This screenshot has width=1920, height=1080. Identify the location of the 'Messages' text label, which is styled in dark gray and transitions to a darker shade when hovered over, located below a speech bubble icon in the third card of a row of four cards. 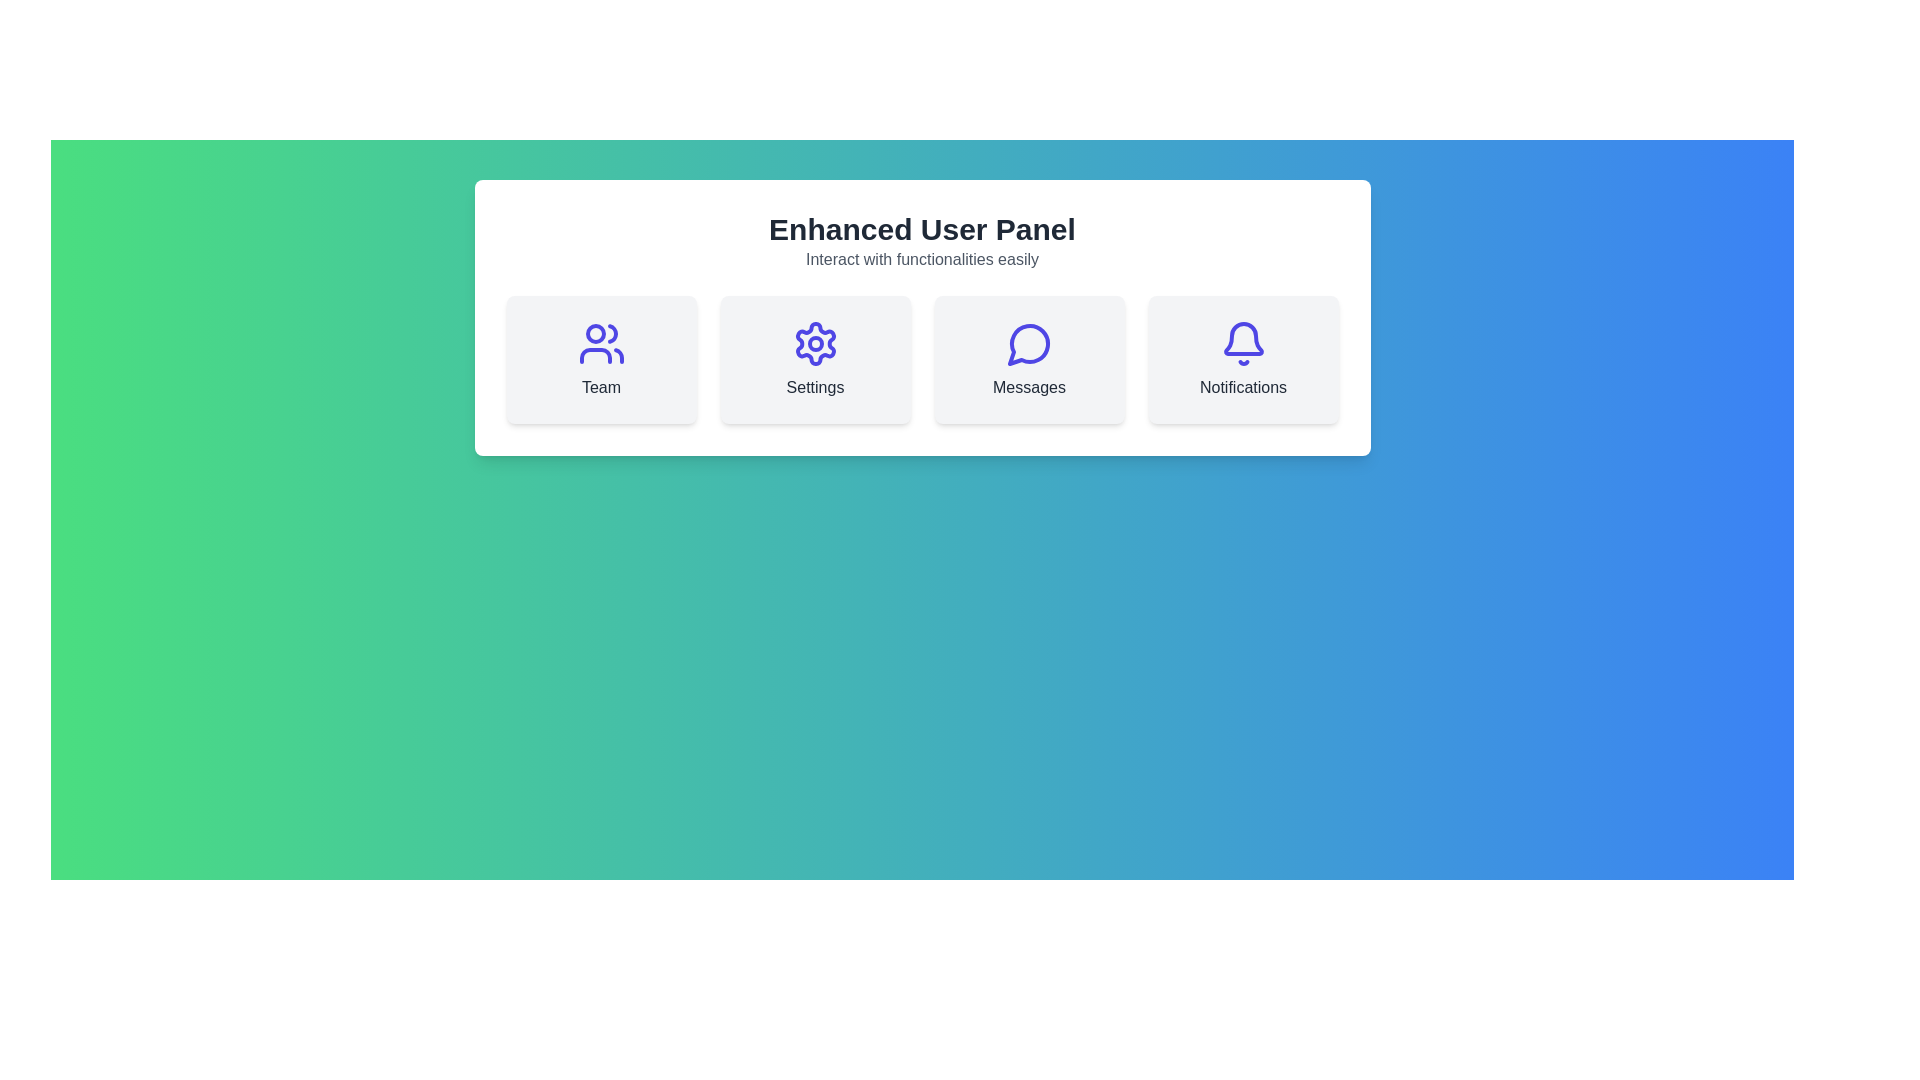
(1029, 388).